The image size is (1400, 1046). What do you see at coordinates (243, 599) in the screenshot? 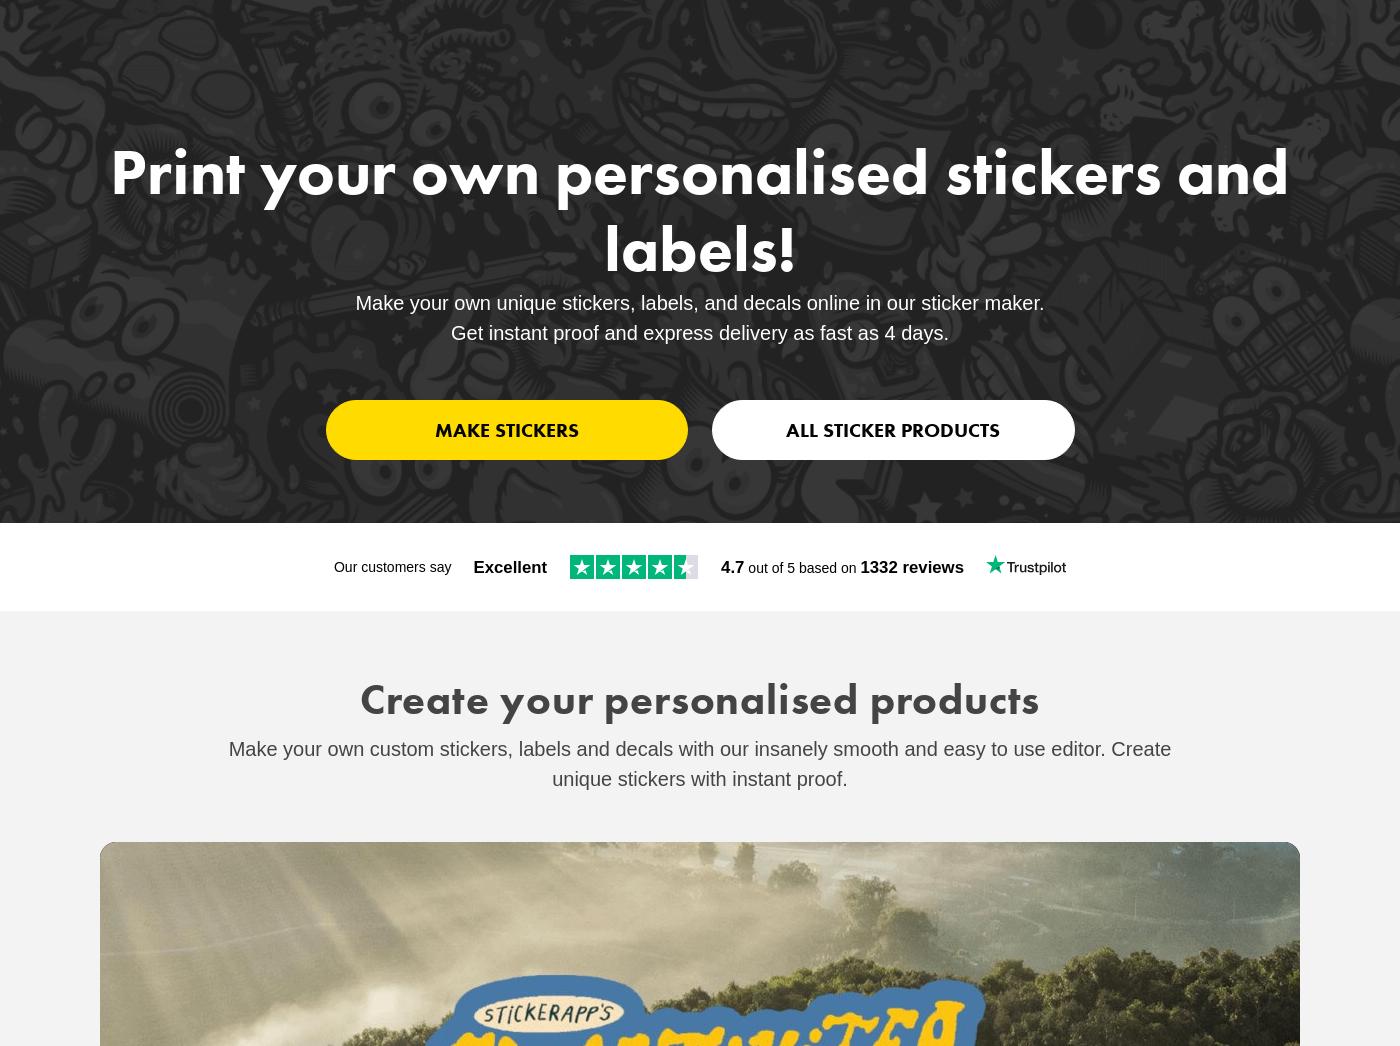
I see `'Best-seller'` at bounding box center [243, 599].